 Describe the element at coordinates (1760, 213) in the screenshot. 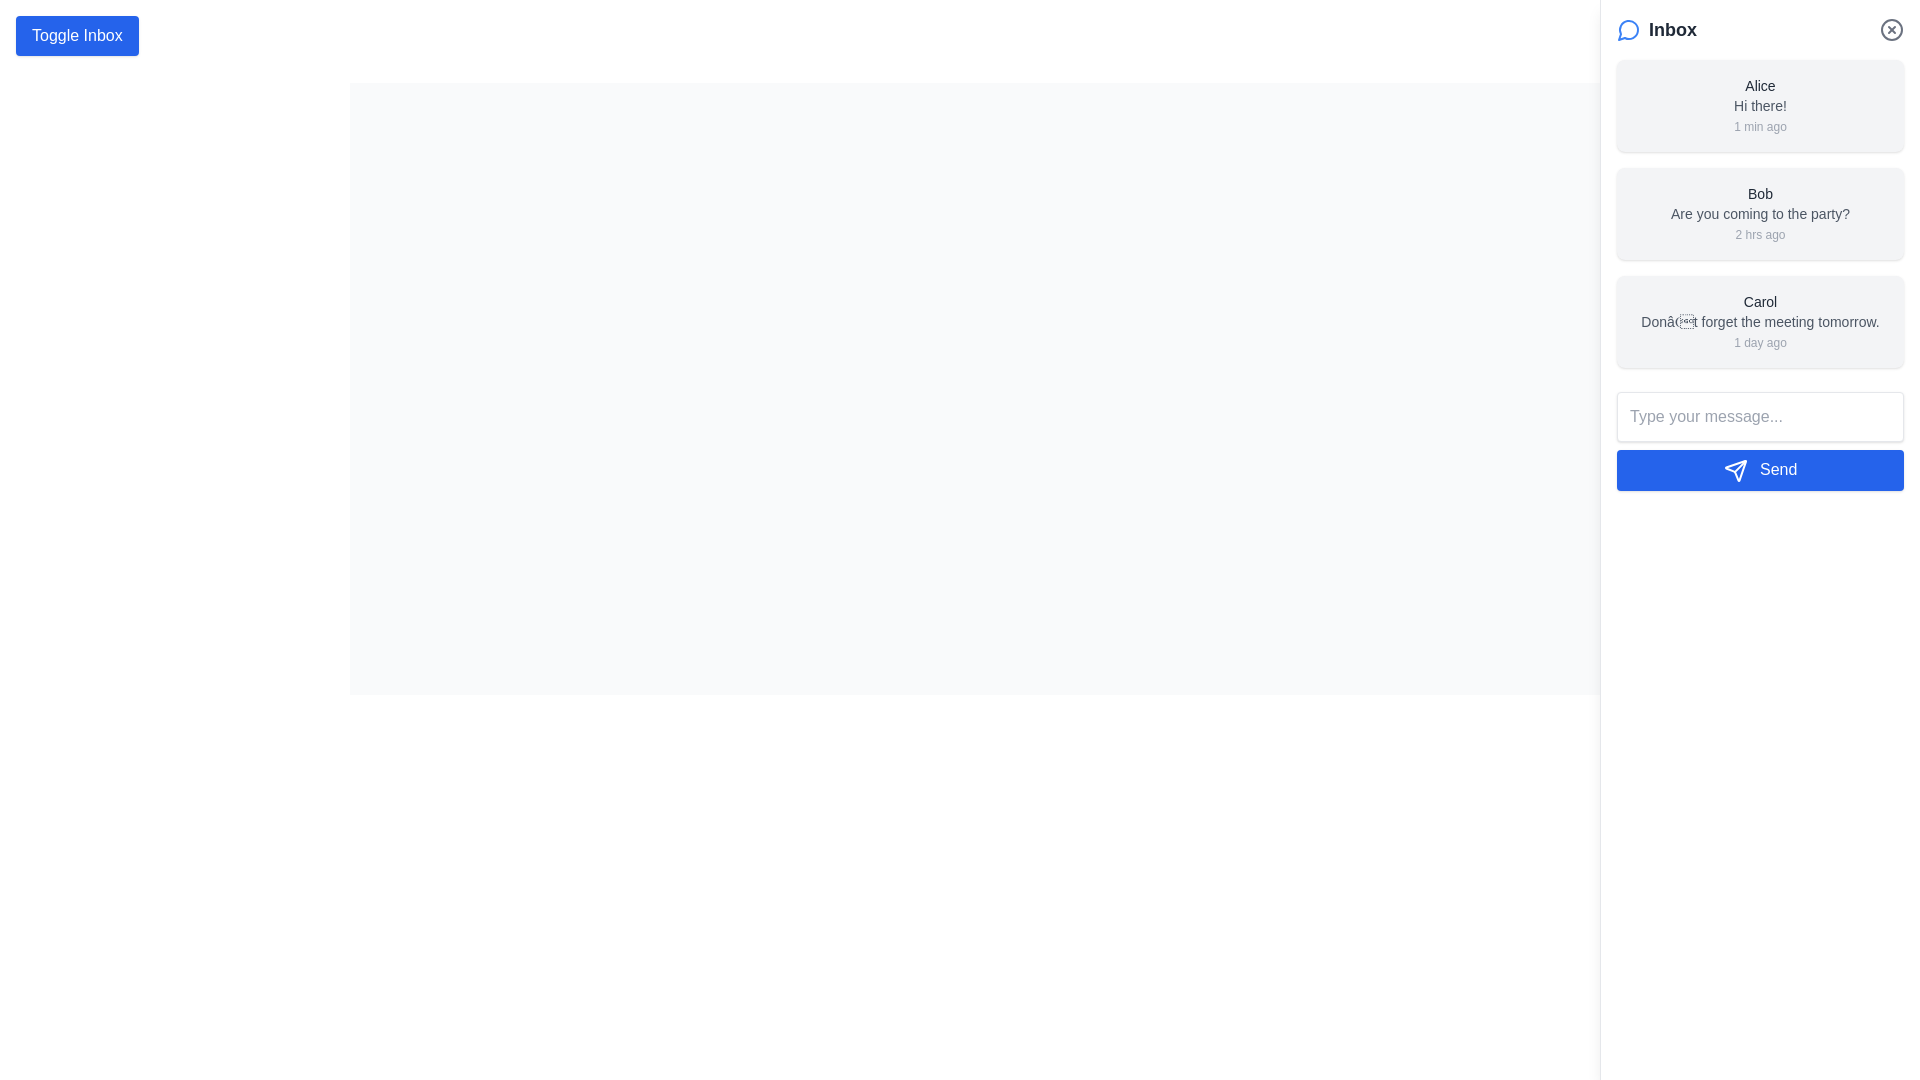

I see `chat message text displayed below the 'Bob' label and above the timestamp '2 hrs ago'` at that location.